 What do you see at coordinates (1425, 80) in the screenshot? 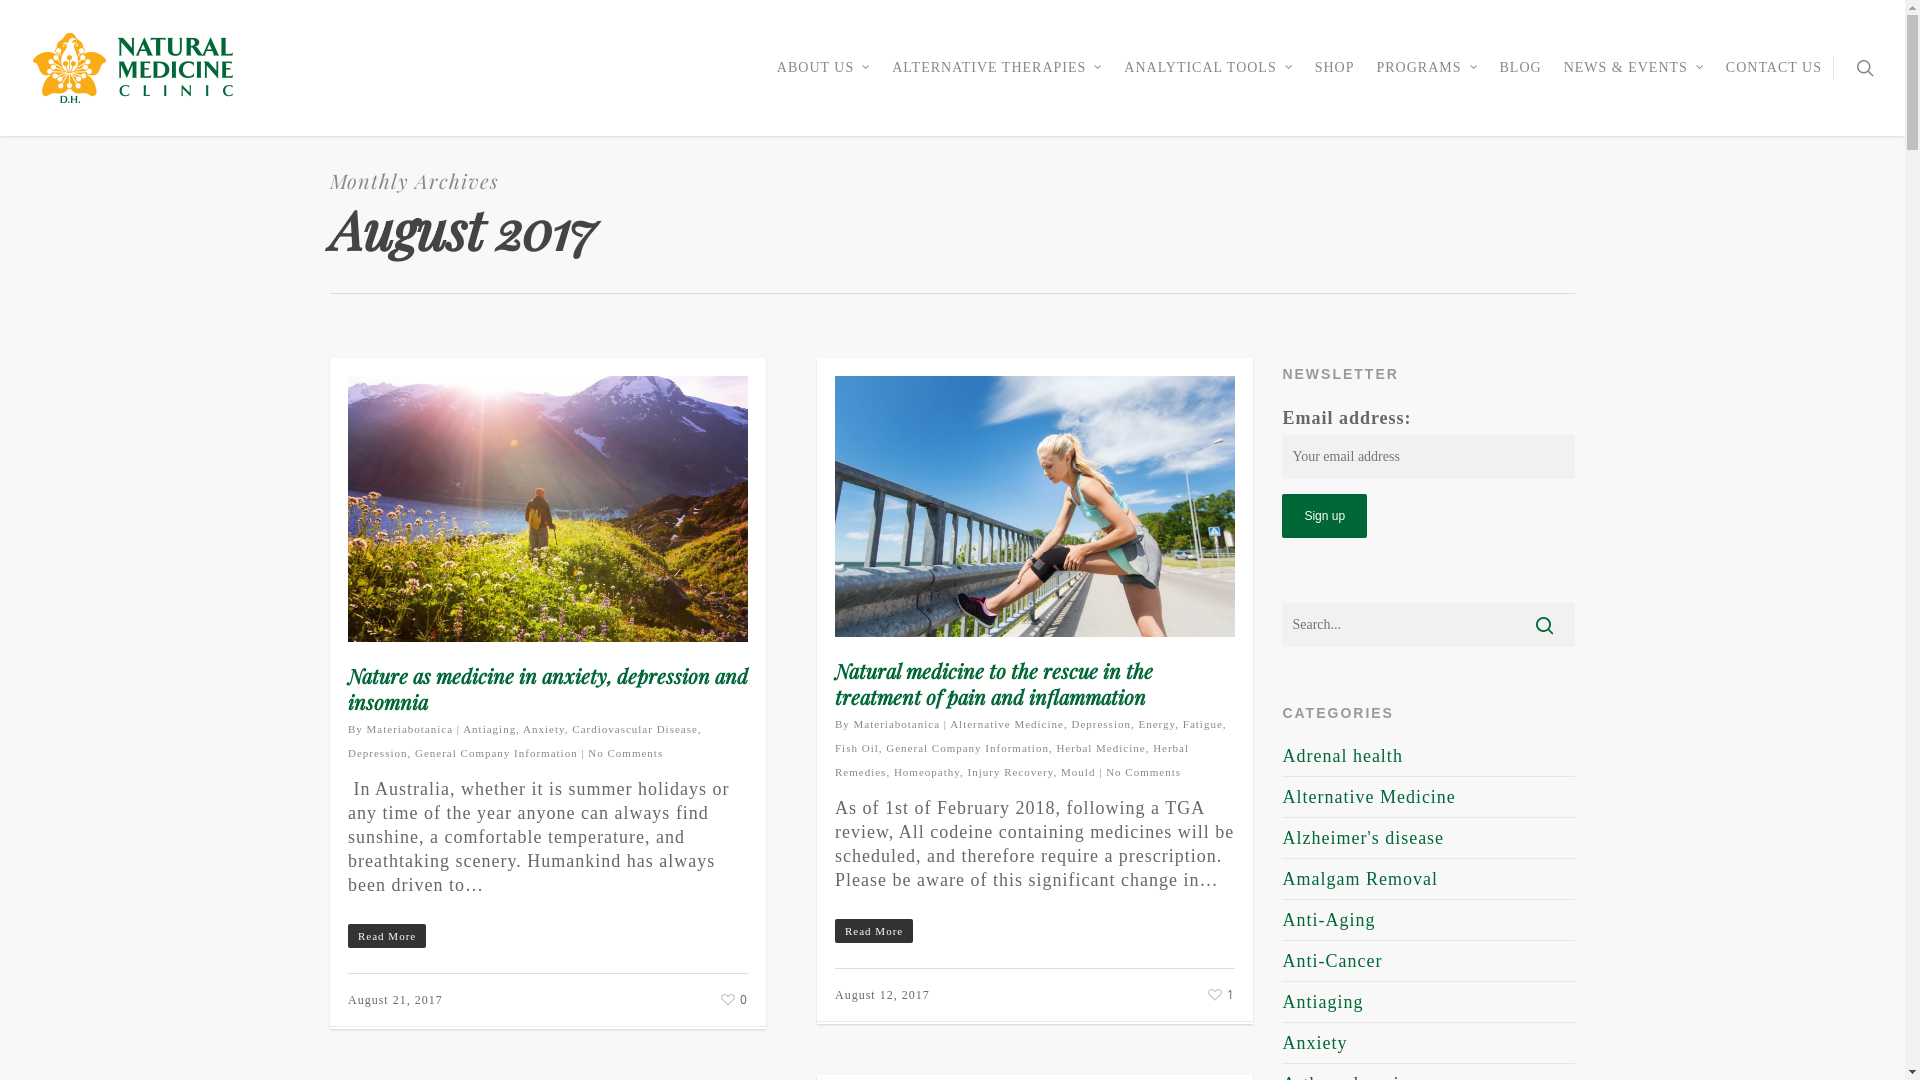
I see `'PROGRAMS'` at bounding box center [1425, 80].